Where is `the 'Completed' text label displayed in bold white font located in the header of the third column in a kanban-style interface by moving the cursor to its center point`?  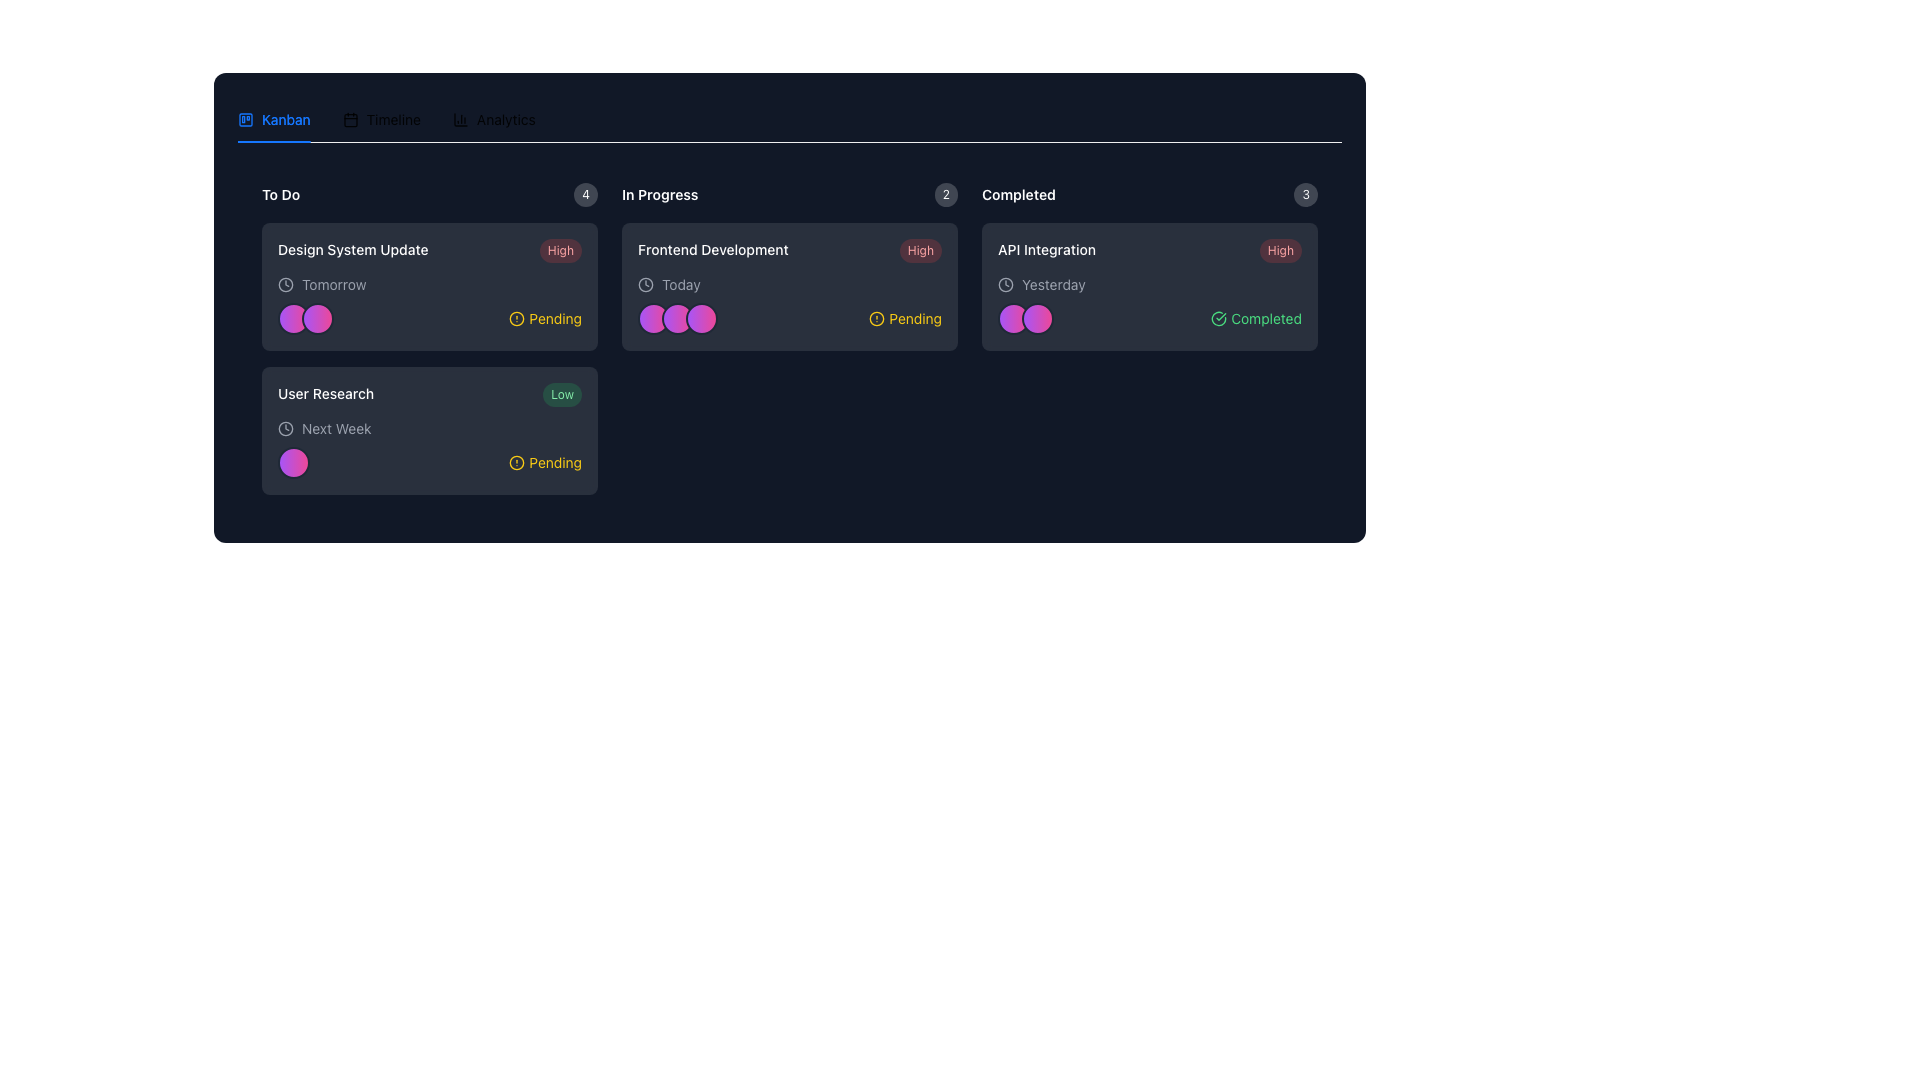 the 'Completed' text label displayed in bold white font located in the header of the third column in a kanban-style interface by moving the cursor to its center point is located at coordinates (1018, 195).